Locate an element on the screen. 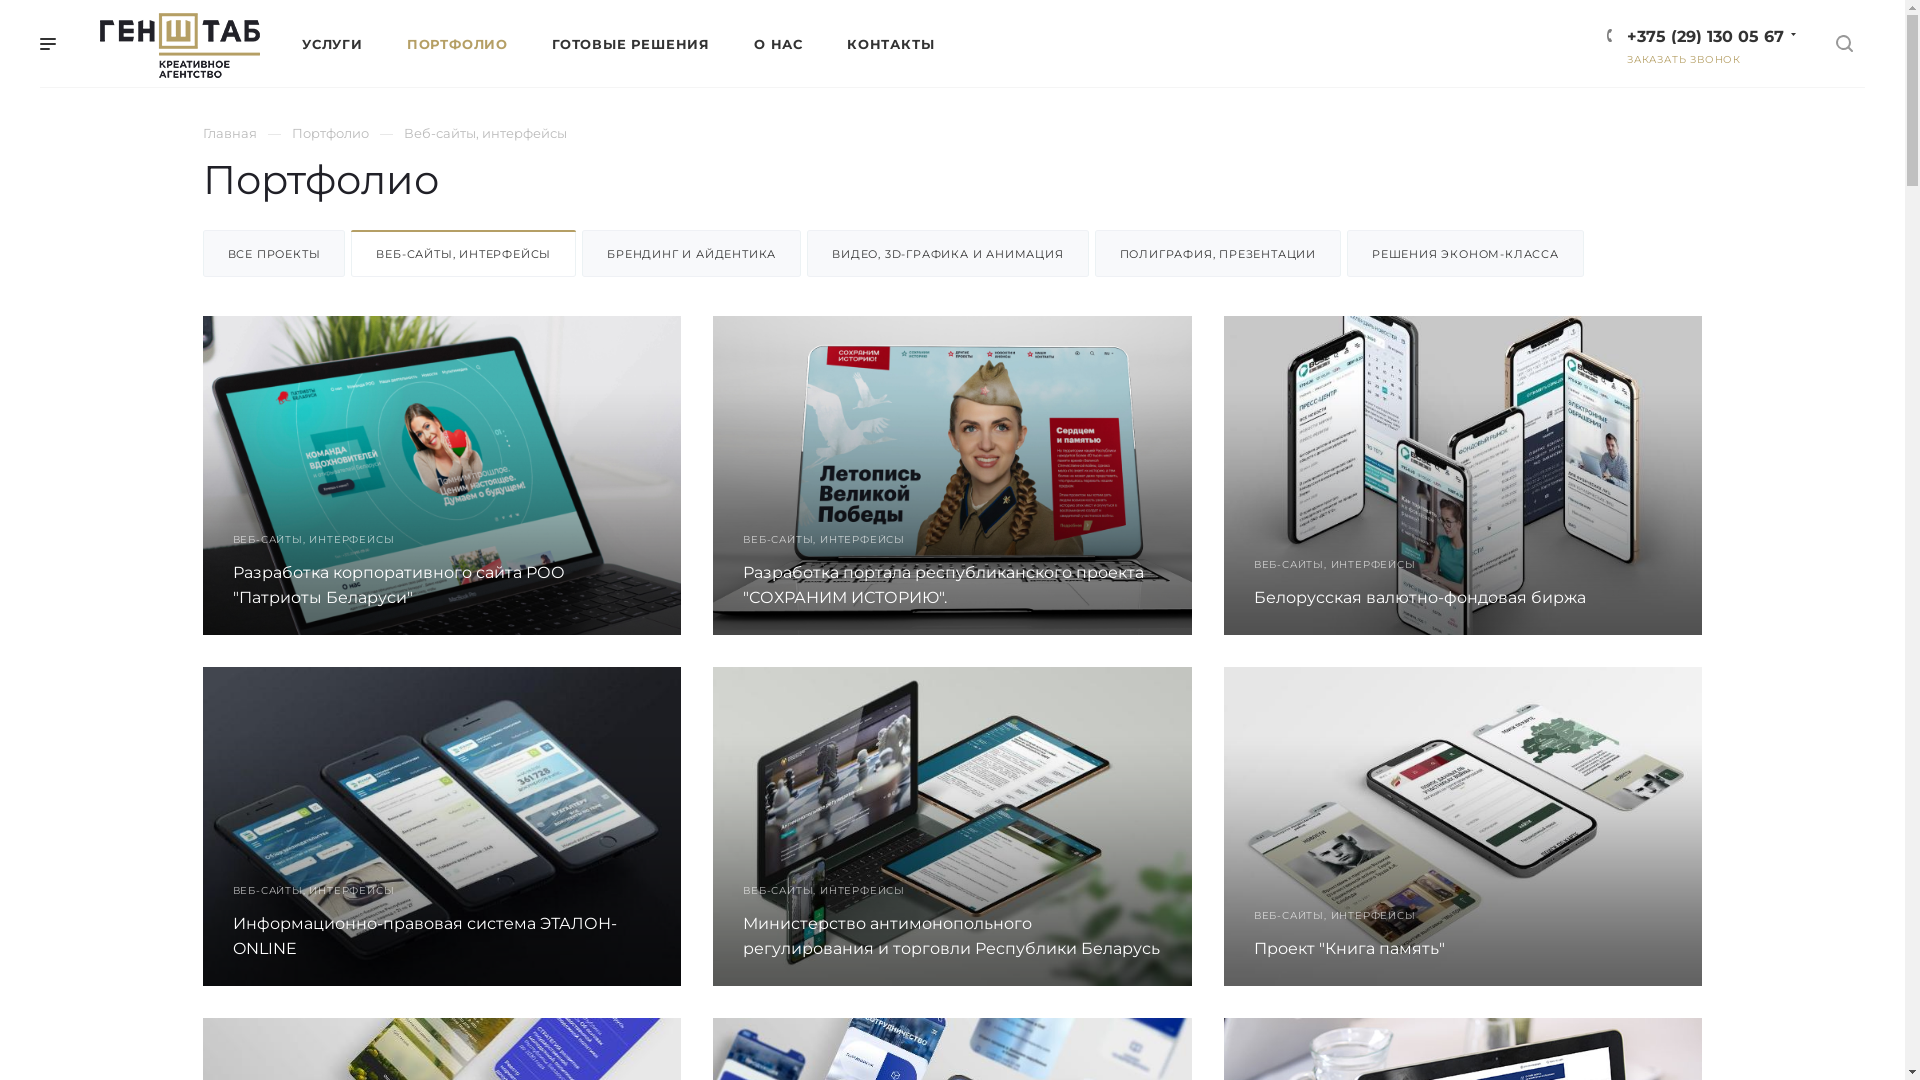  '+375 (29) 130 05 67' is located at coordinates (1704, 35).